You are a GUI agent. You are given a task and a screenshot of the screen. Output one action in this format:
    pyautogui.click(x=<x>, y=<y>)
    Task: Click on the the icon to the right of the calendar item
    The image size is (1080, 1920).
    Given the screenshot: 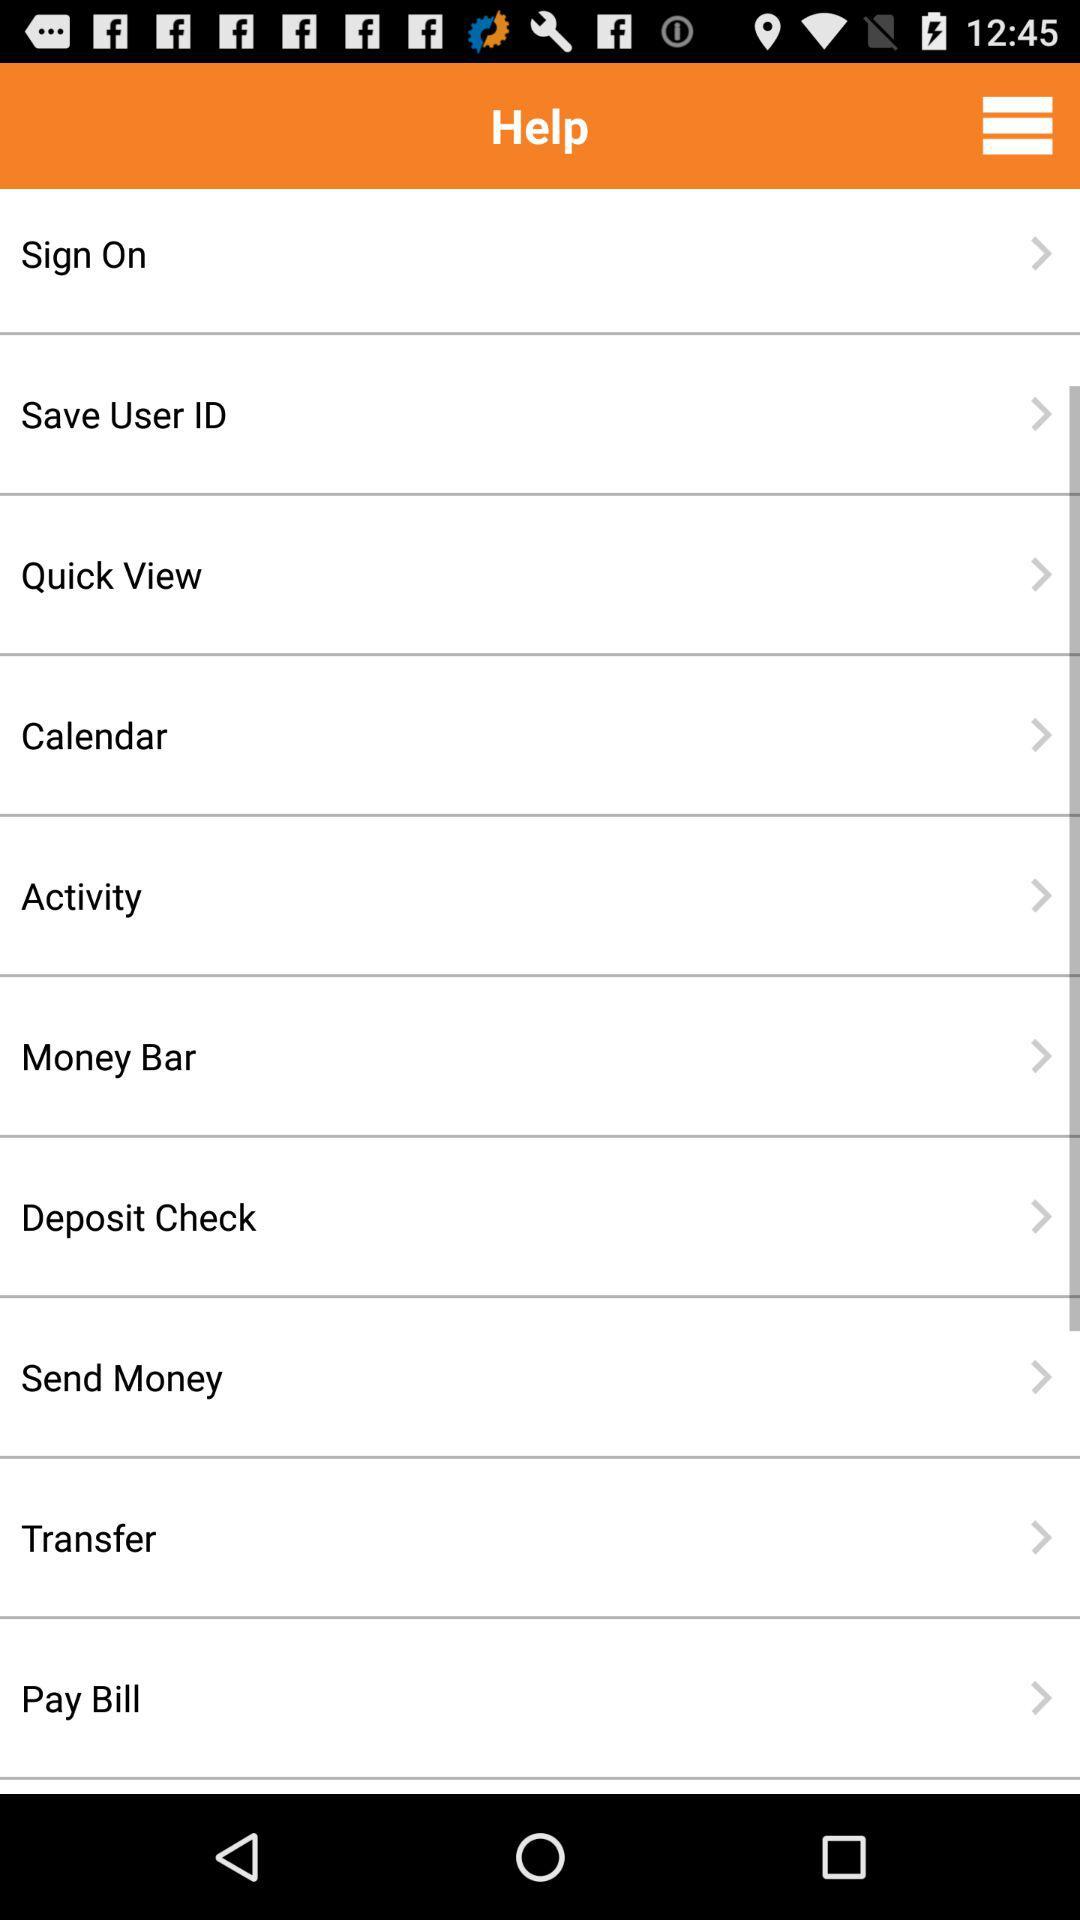 What is the action you would take?
    pyautogui.click(x=1040, y=733)
    